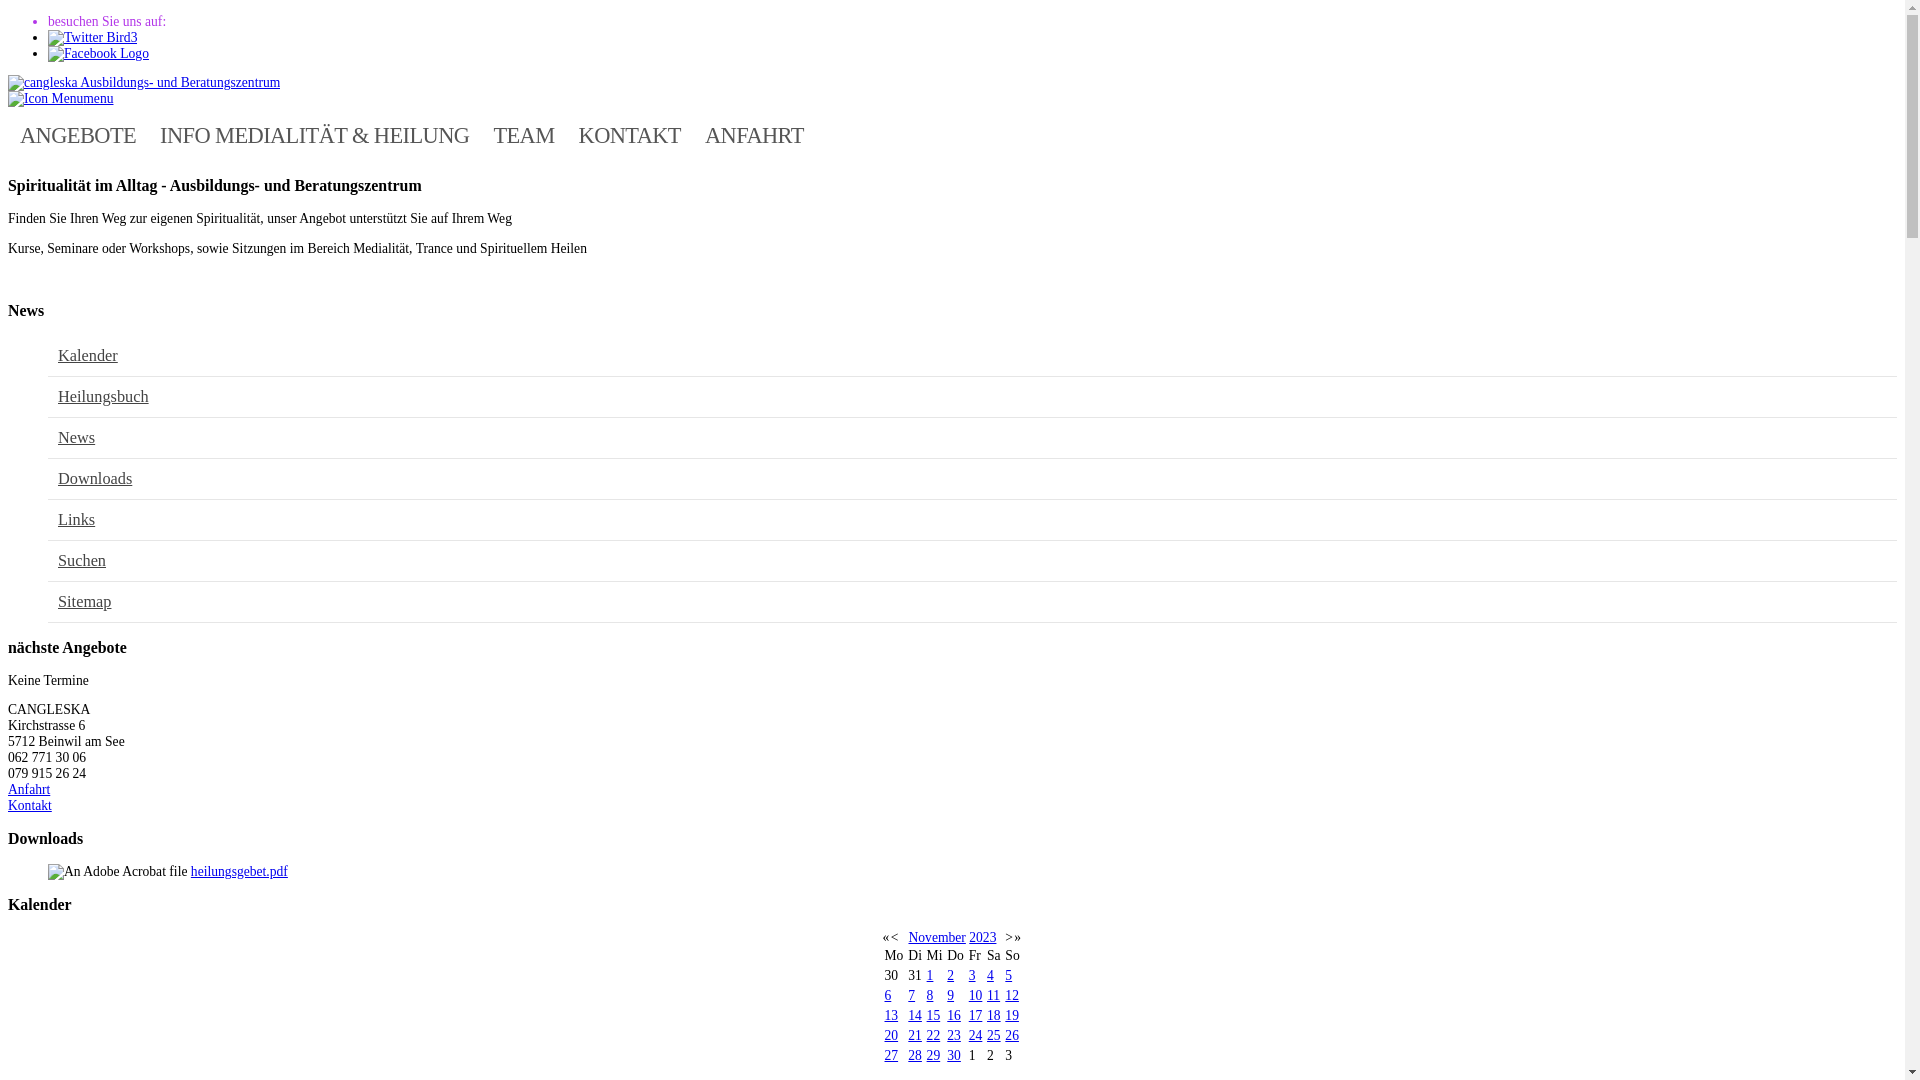 This screenshot has height=1080, width=1920. I want to click on '18', so click(993, 1015).